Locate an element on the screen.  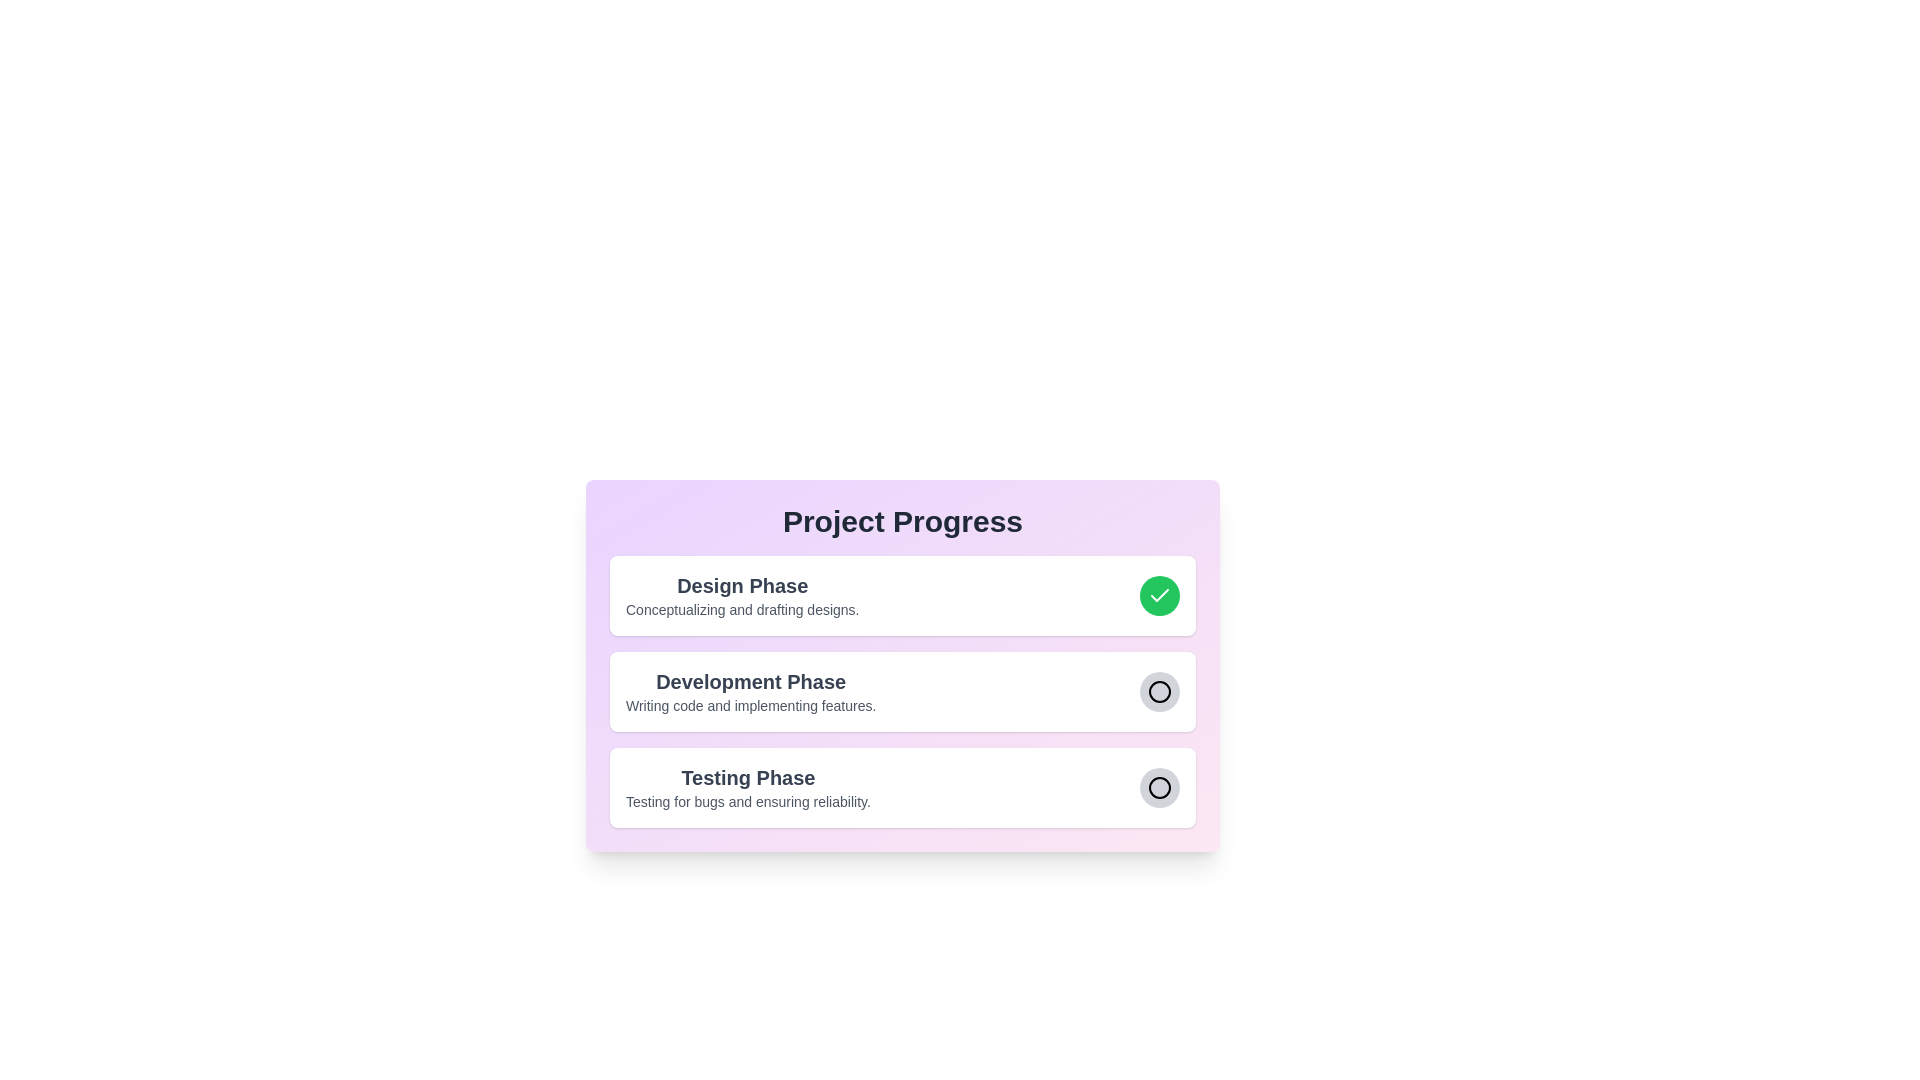
the circular icon outlined with a black stroke, located within the light gray circular button in the rightmost part of the 'Development Phase' row is located at coordinates (1160, 786).